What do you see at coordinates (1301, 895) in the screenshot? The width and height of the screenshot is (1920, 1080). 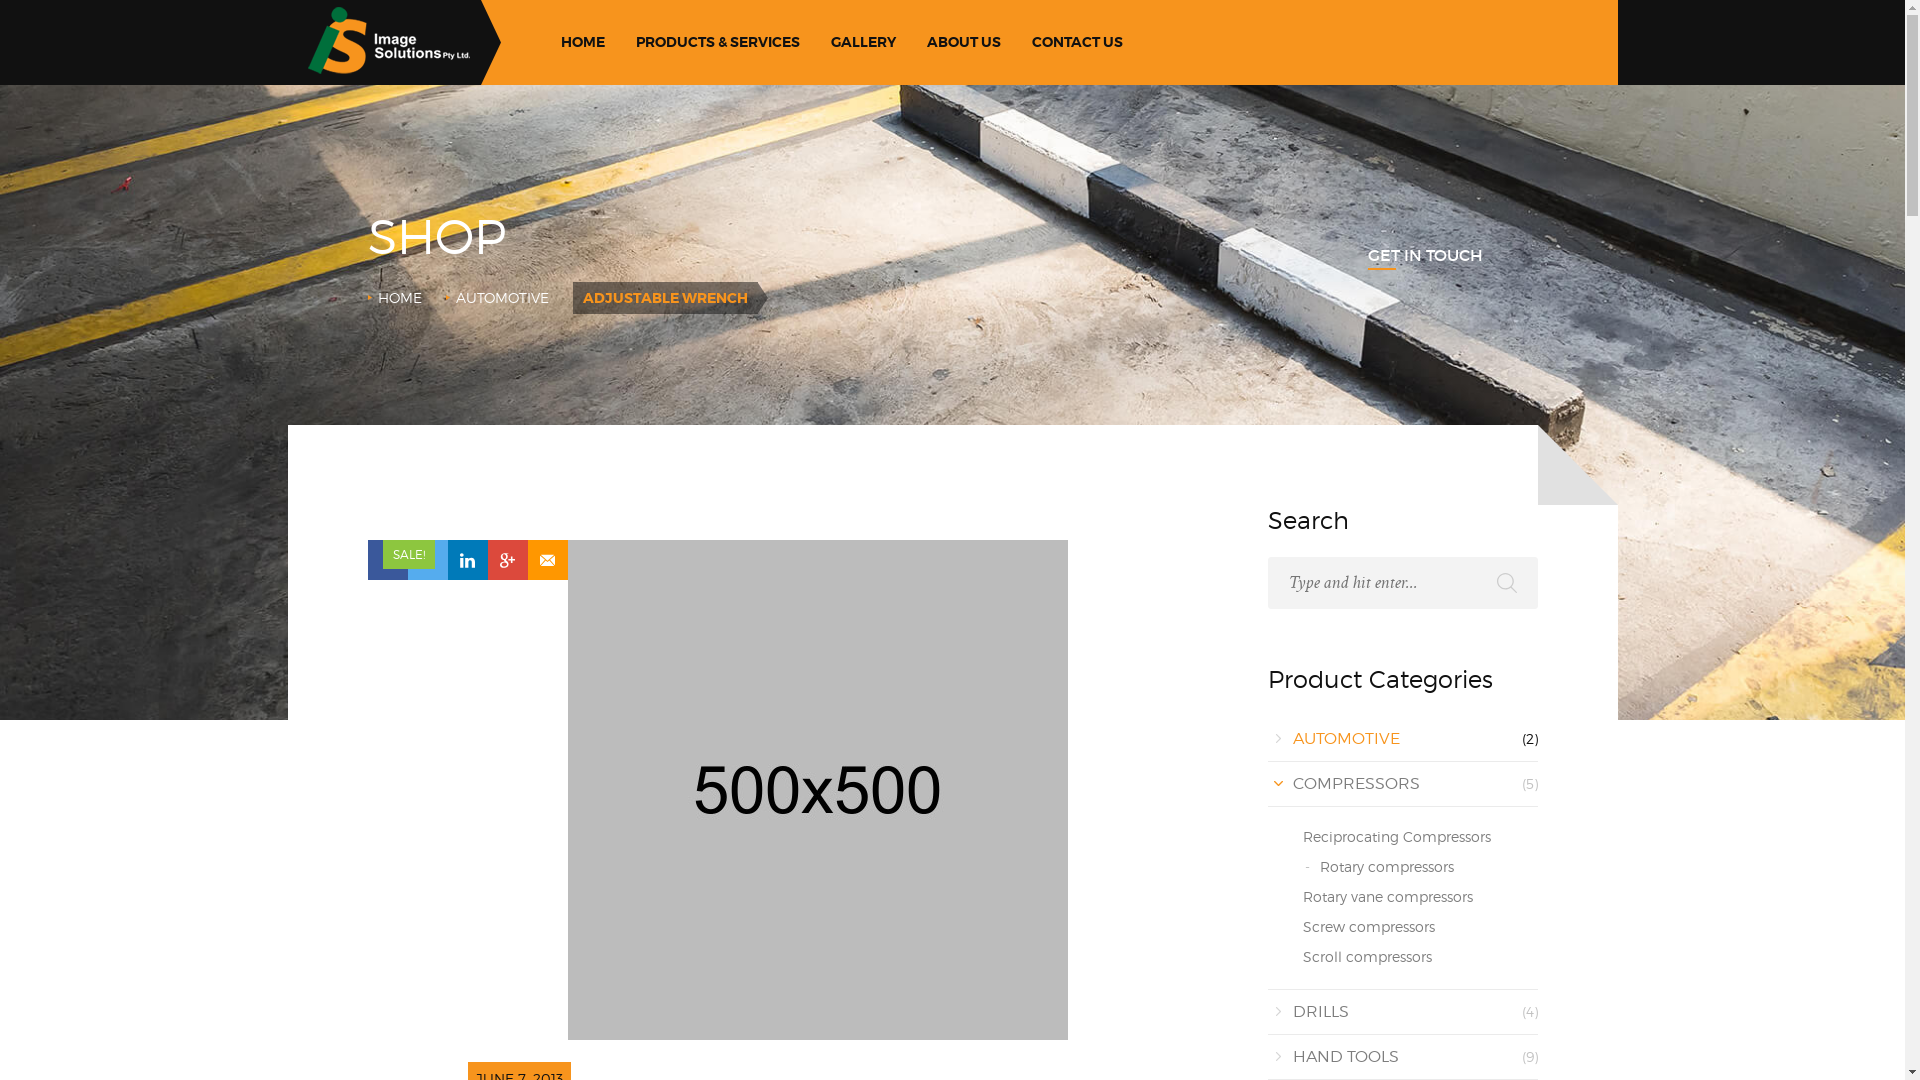 I see `'Rotary vane compressors'` at bounding box center [1301, 895].